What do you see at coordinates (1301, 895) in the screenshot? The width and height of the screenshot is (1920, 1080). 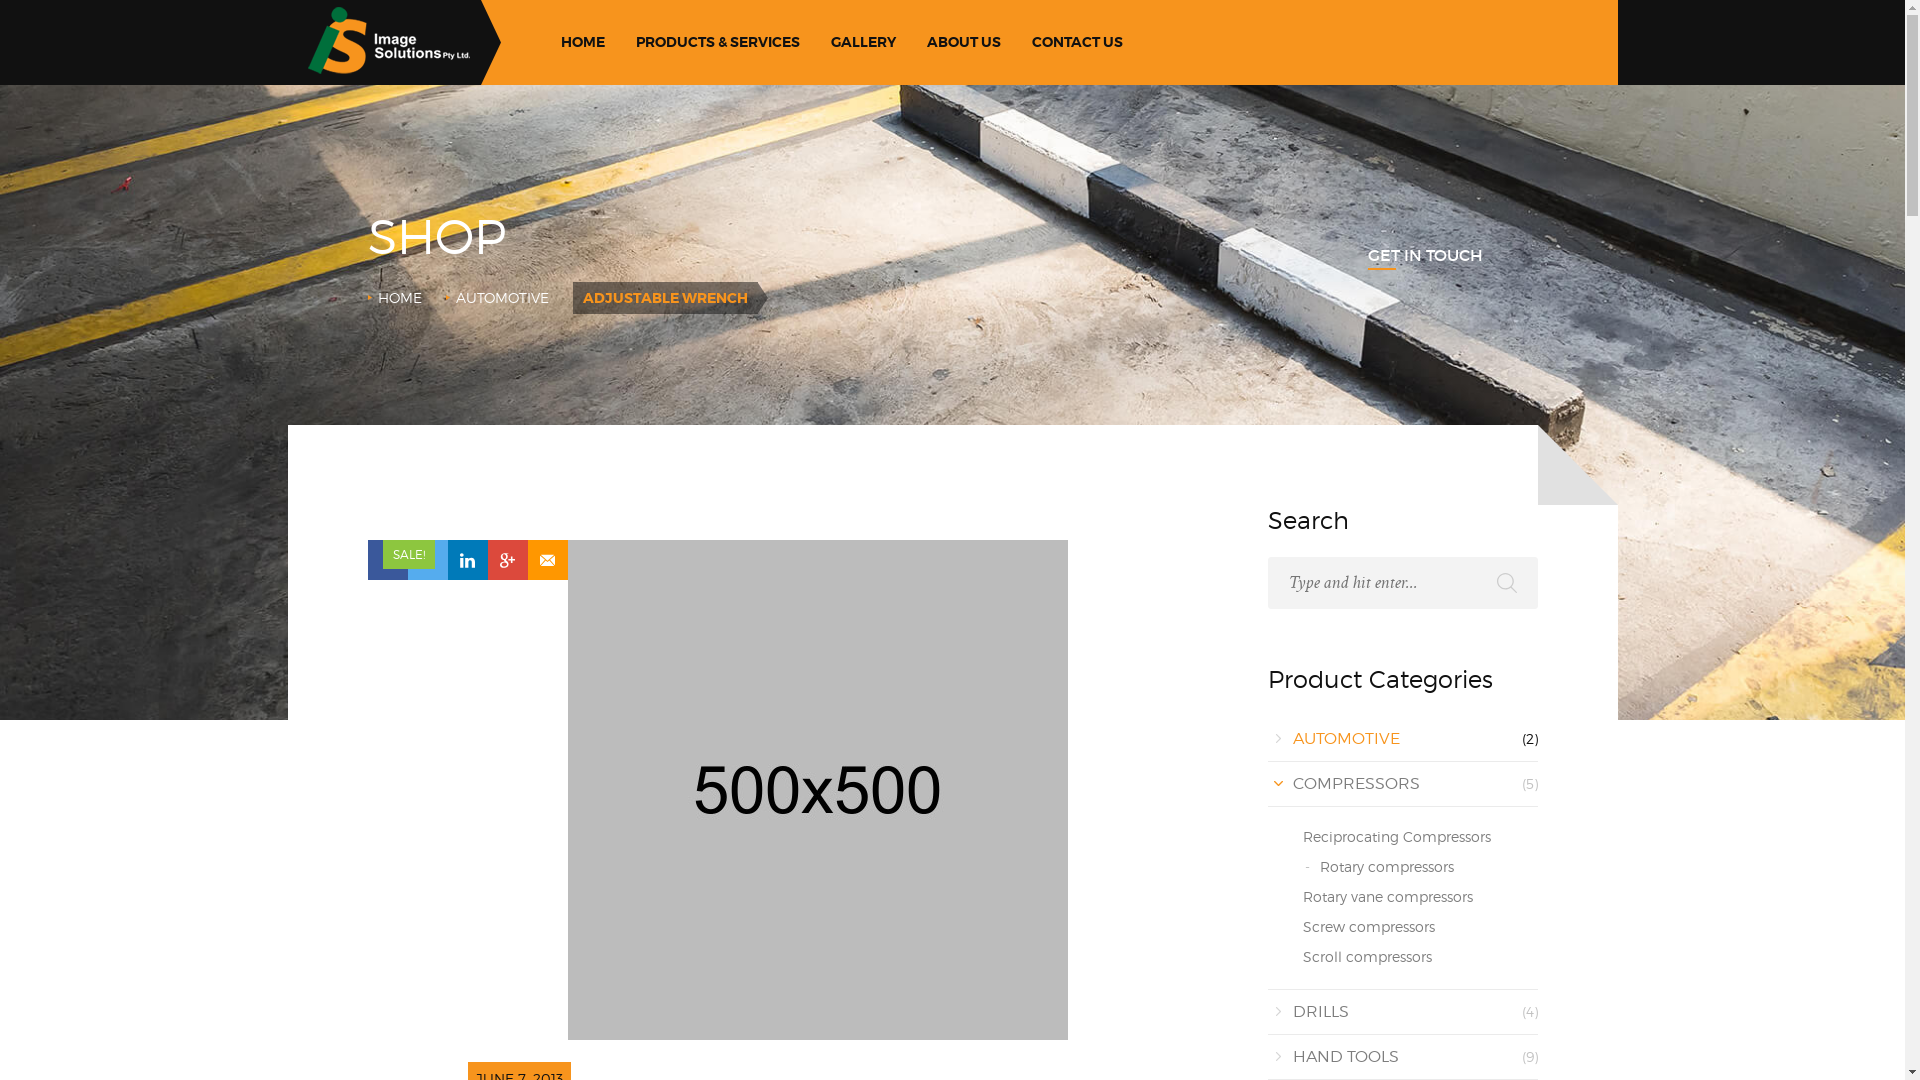 I see `'Rotary vane compressors'` at bounding box center [1301, 895].